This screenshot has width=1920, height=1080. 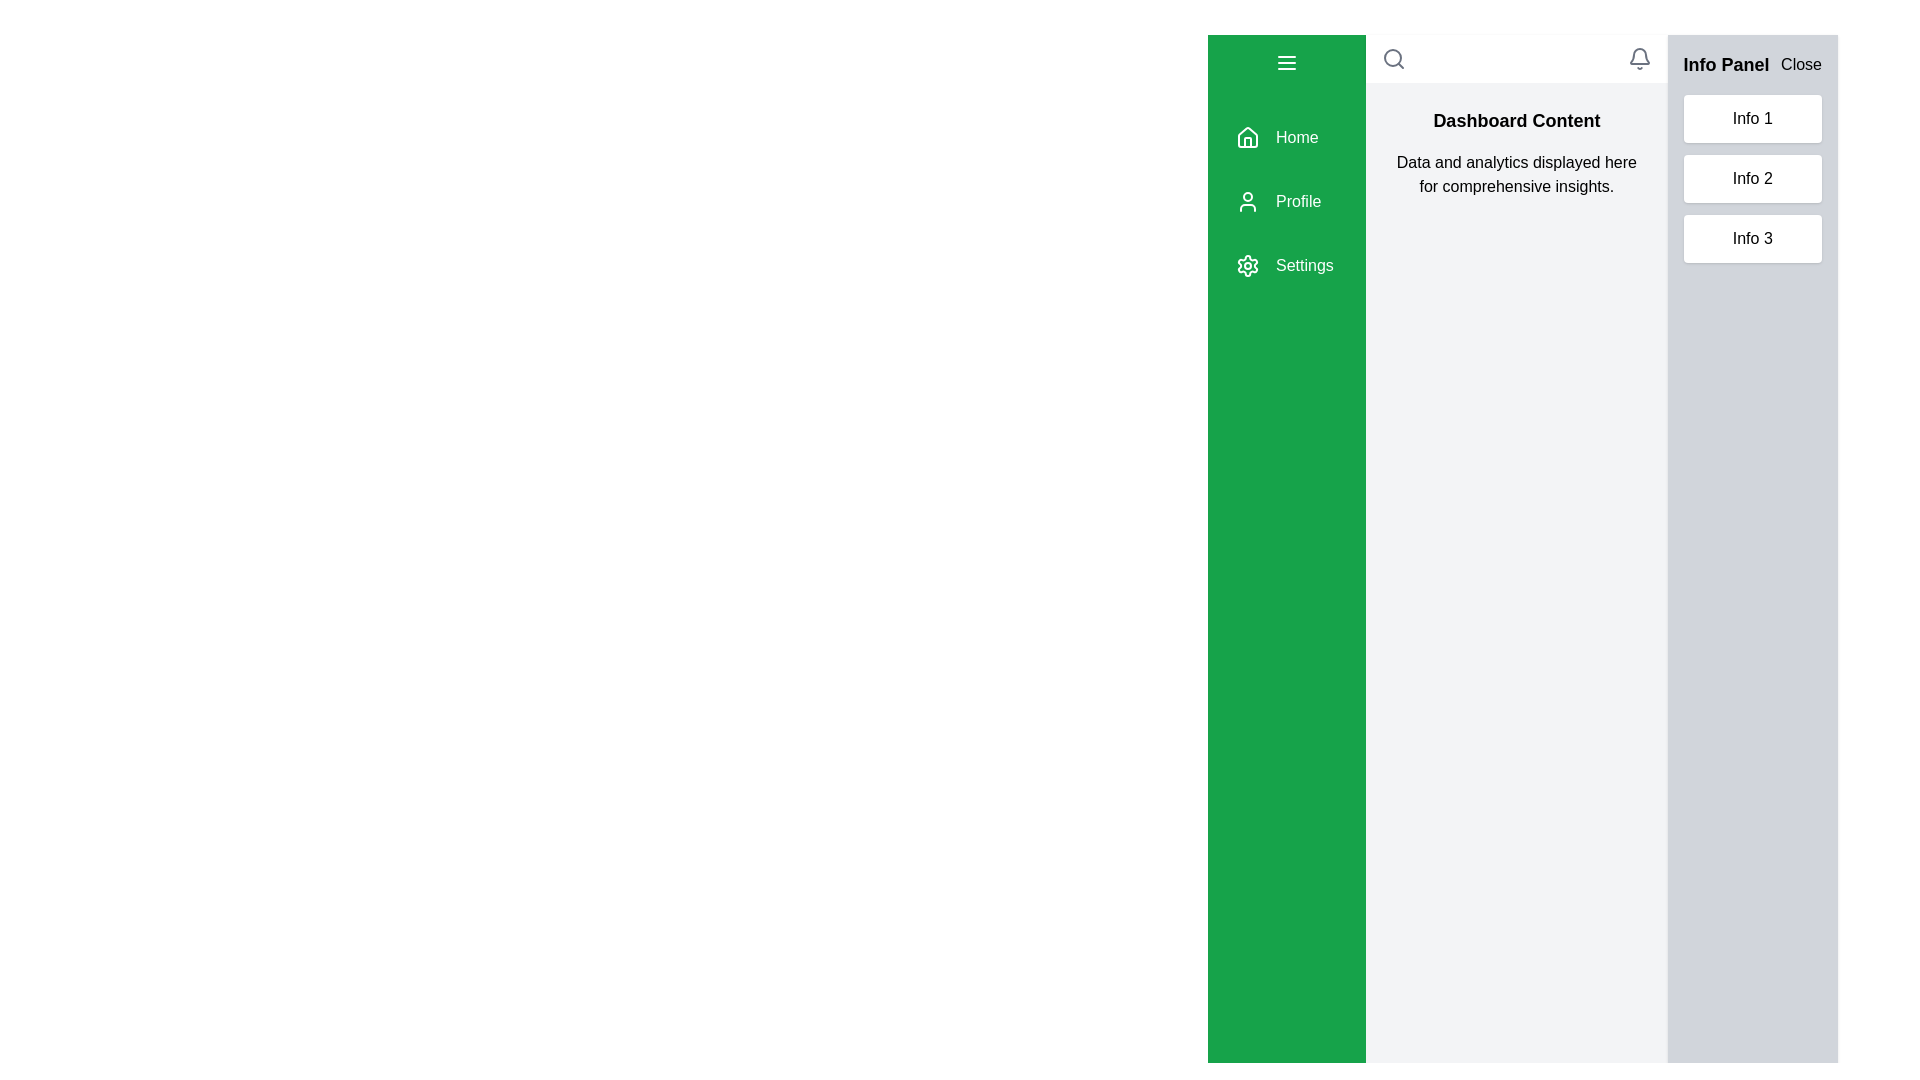 I want to click on the 'Profile' menu option in the sidebar, which is the second item located between 'Home' and 'Settings', so click(x=1287, y=201).